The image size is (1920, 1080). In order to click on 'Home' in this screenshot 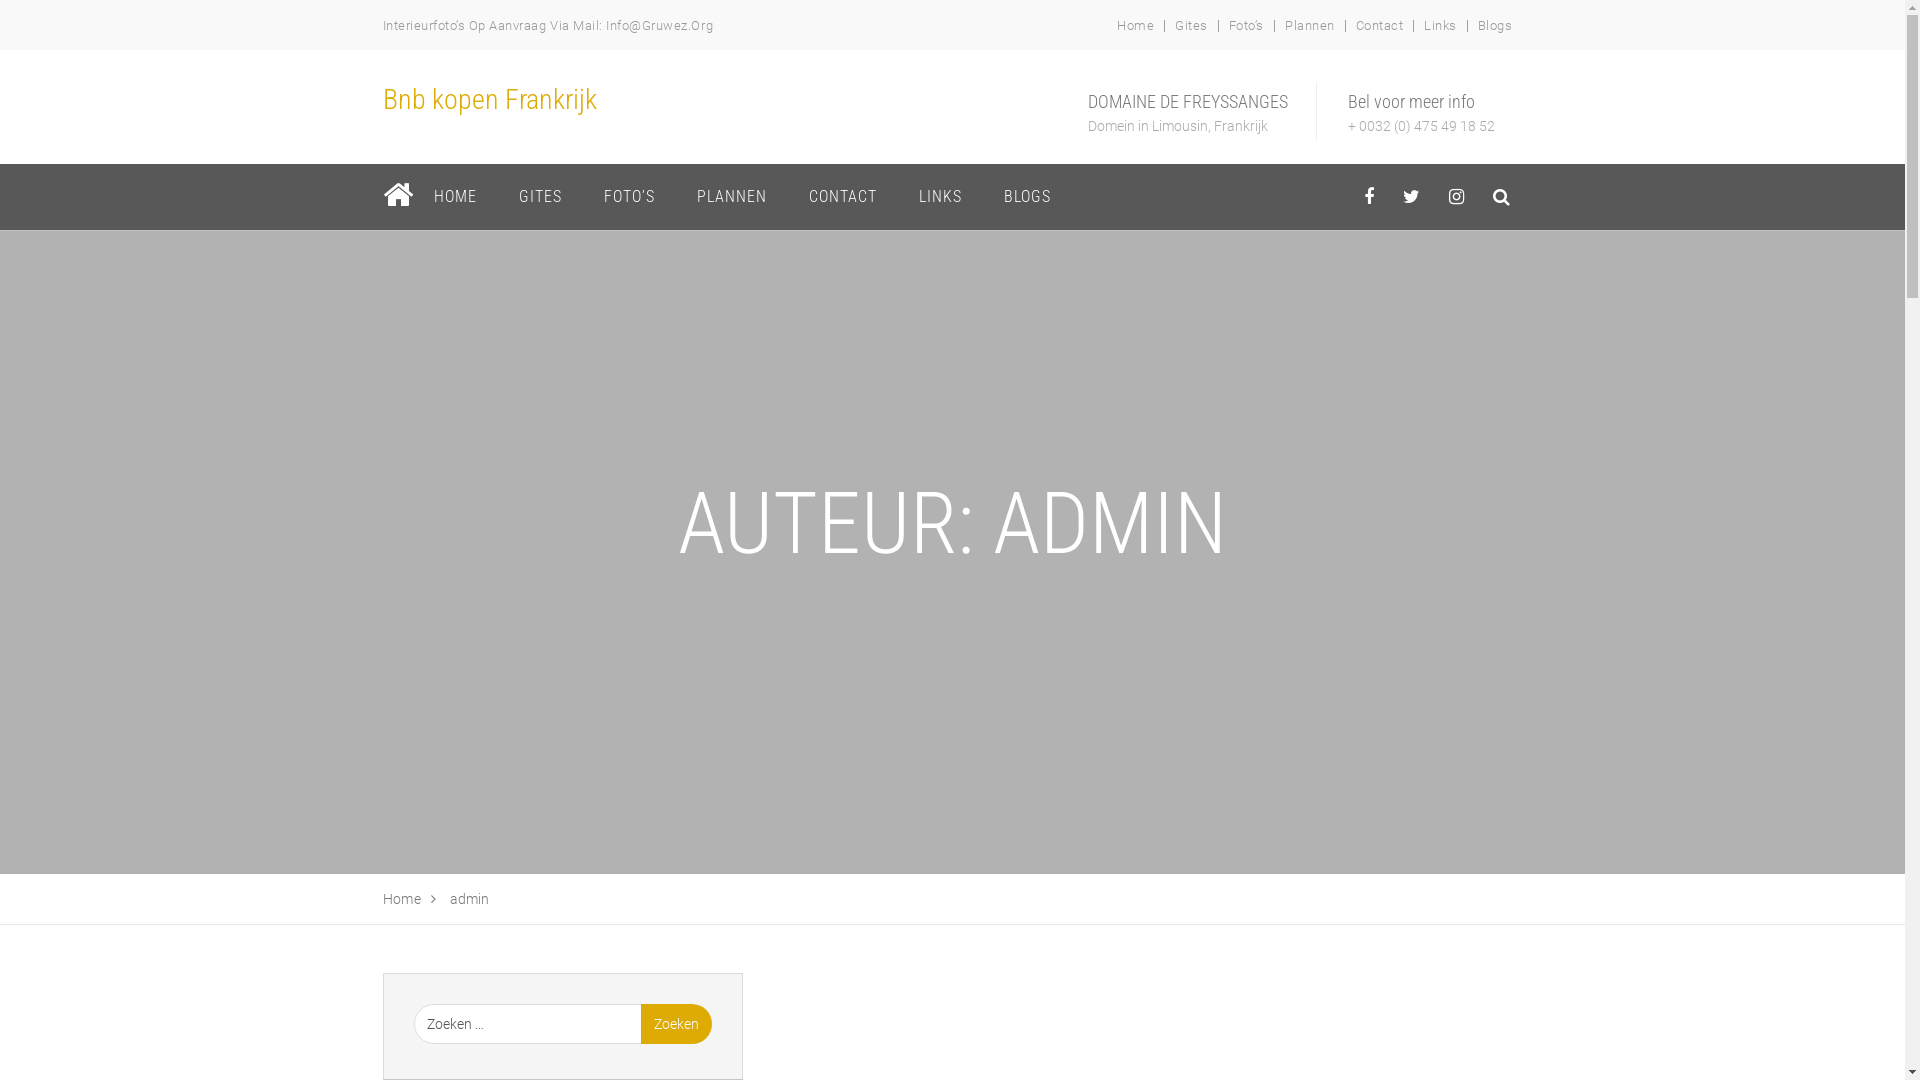, I will do `click(1116, 25)`.